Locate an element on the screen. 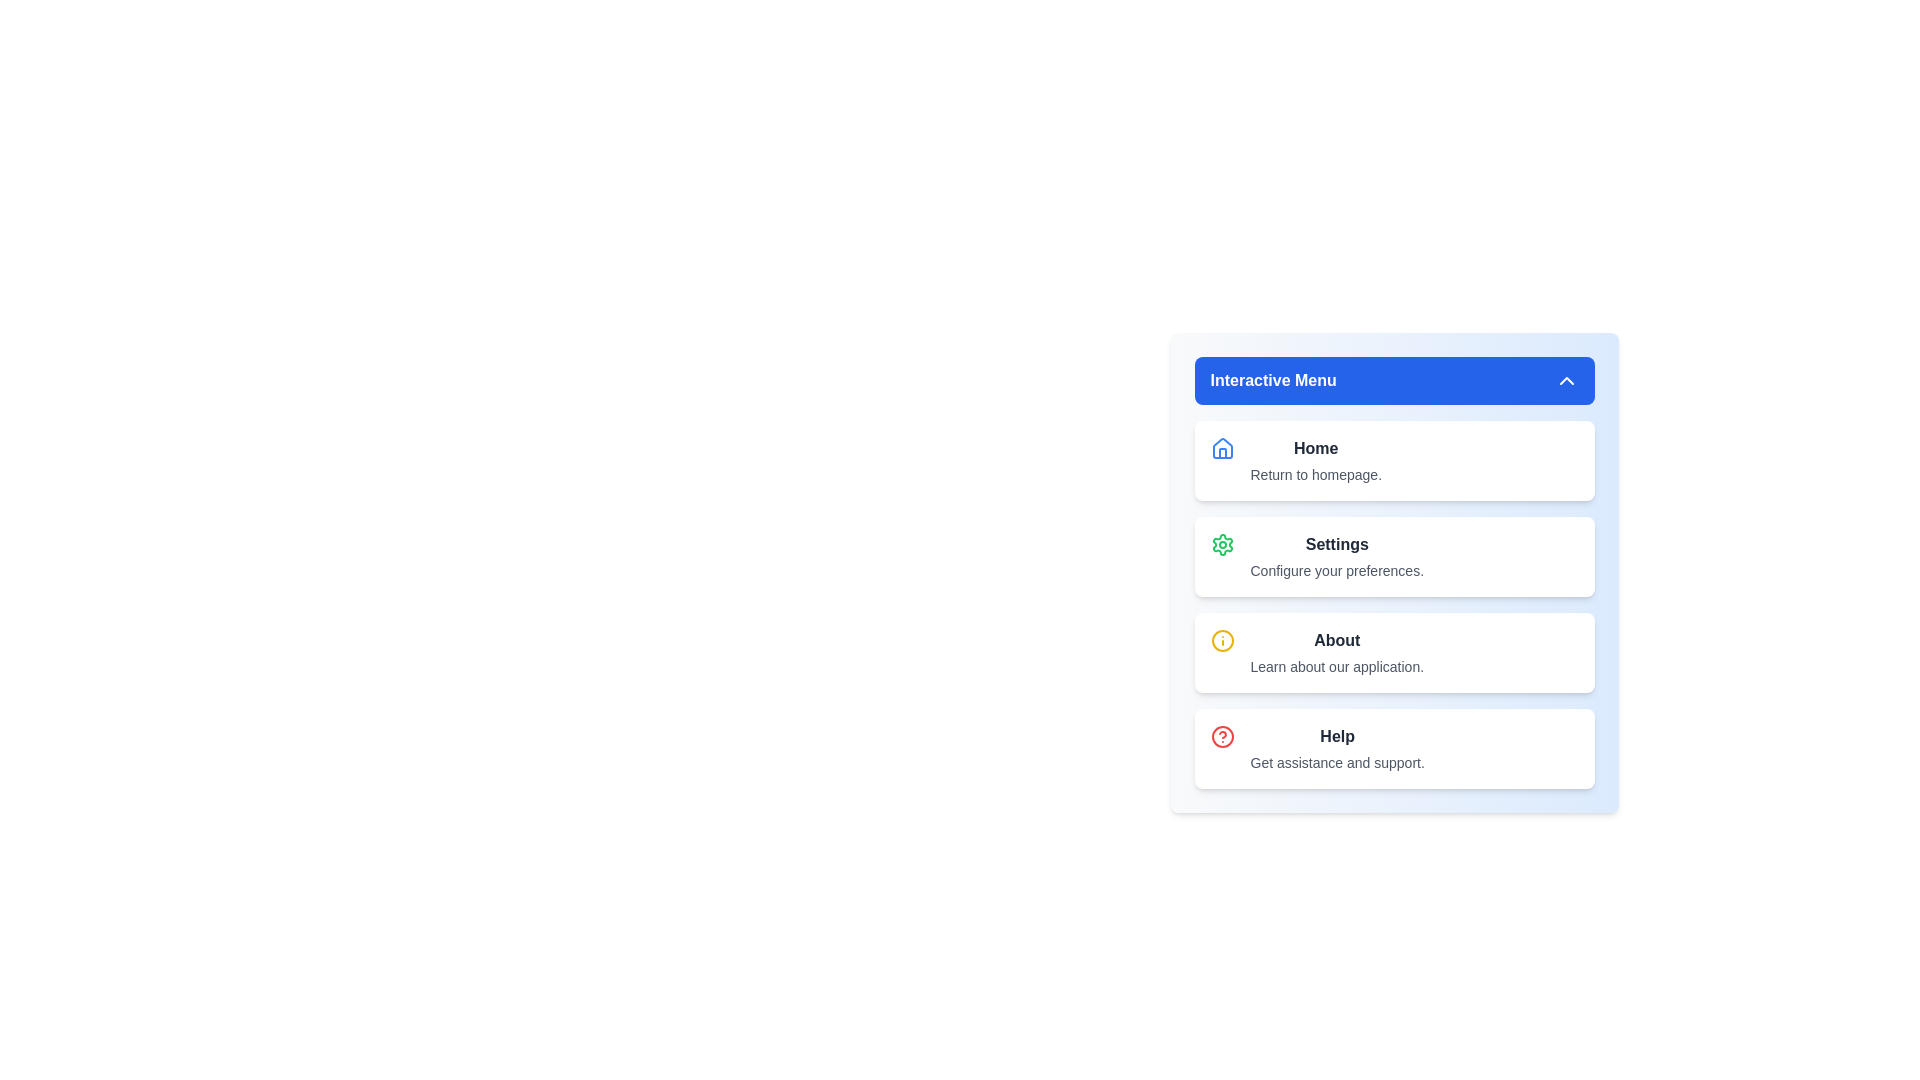  the bold dark gray text element labeled 'About' in the menu, which is positioned above the 'Help' option and below the 'Settings' option is located at coordinates (1337, 640).